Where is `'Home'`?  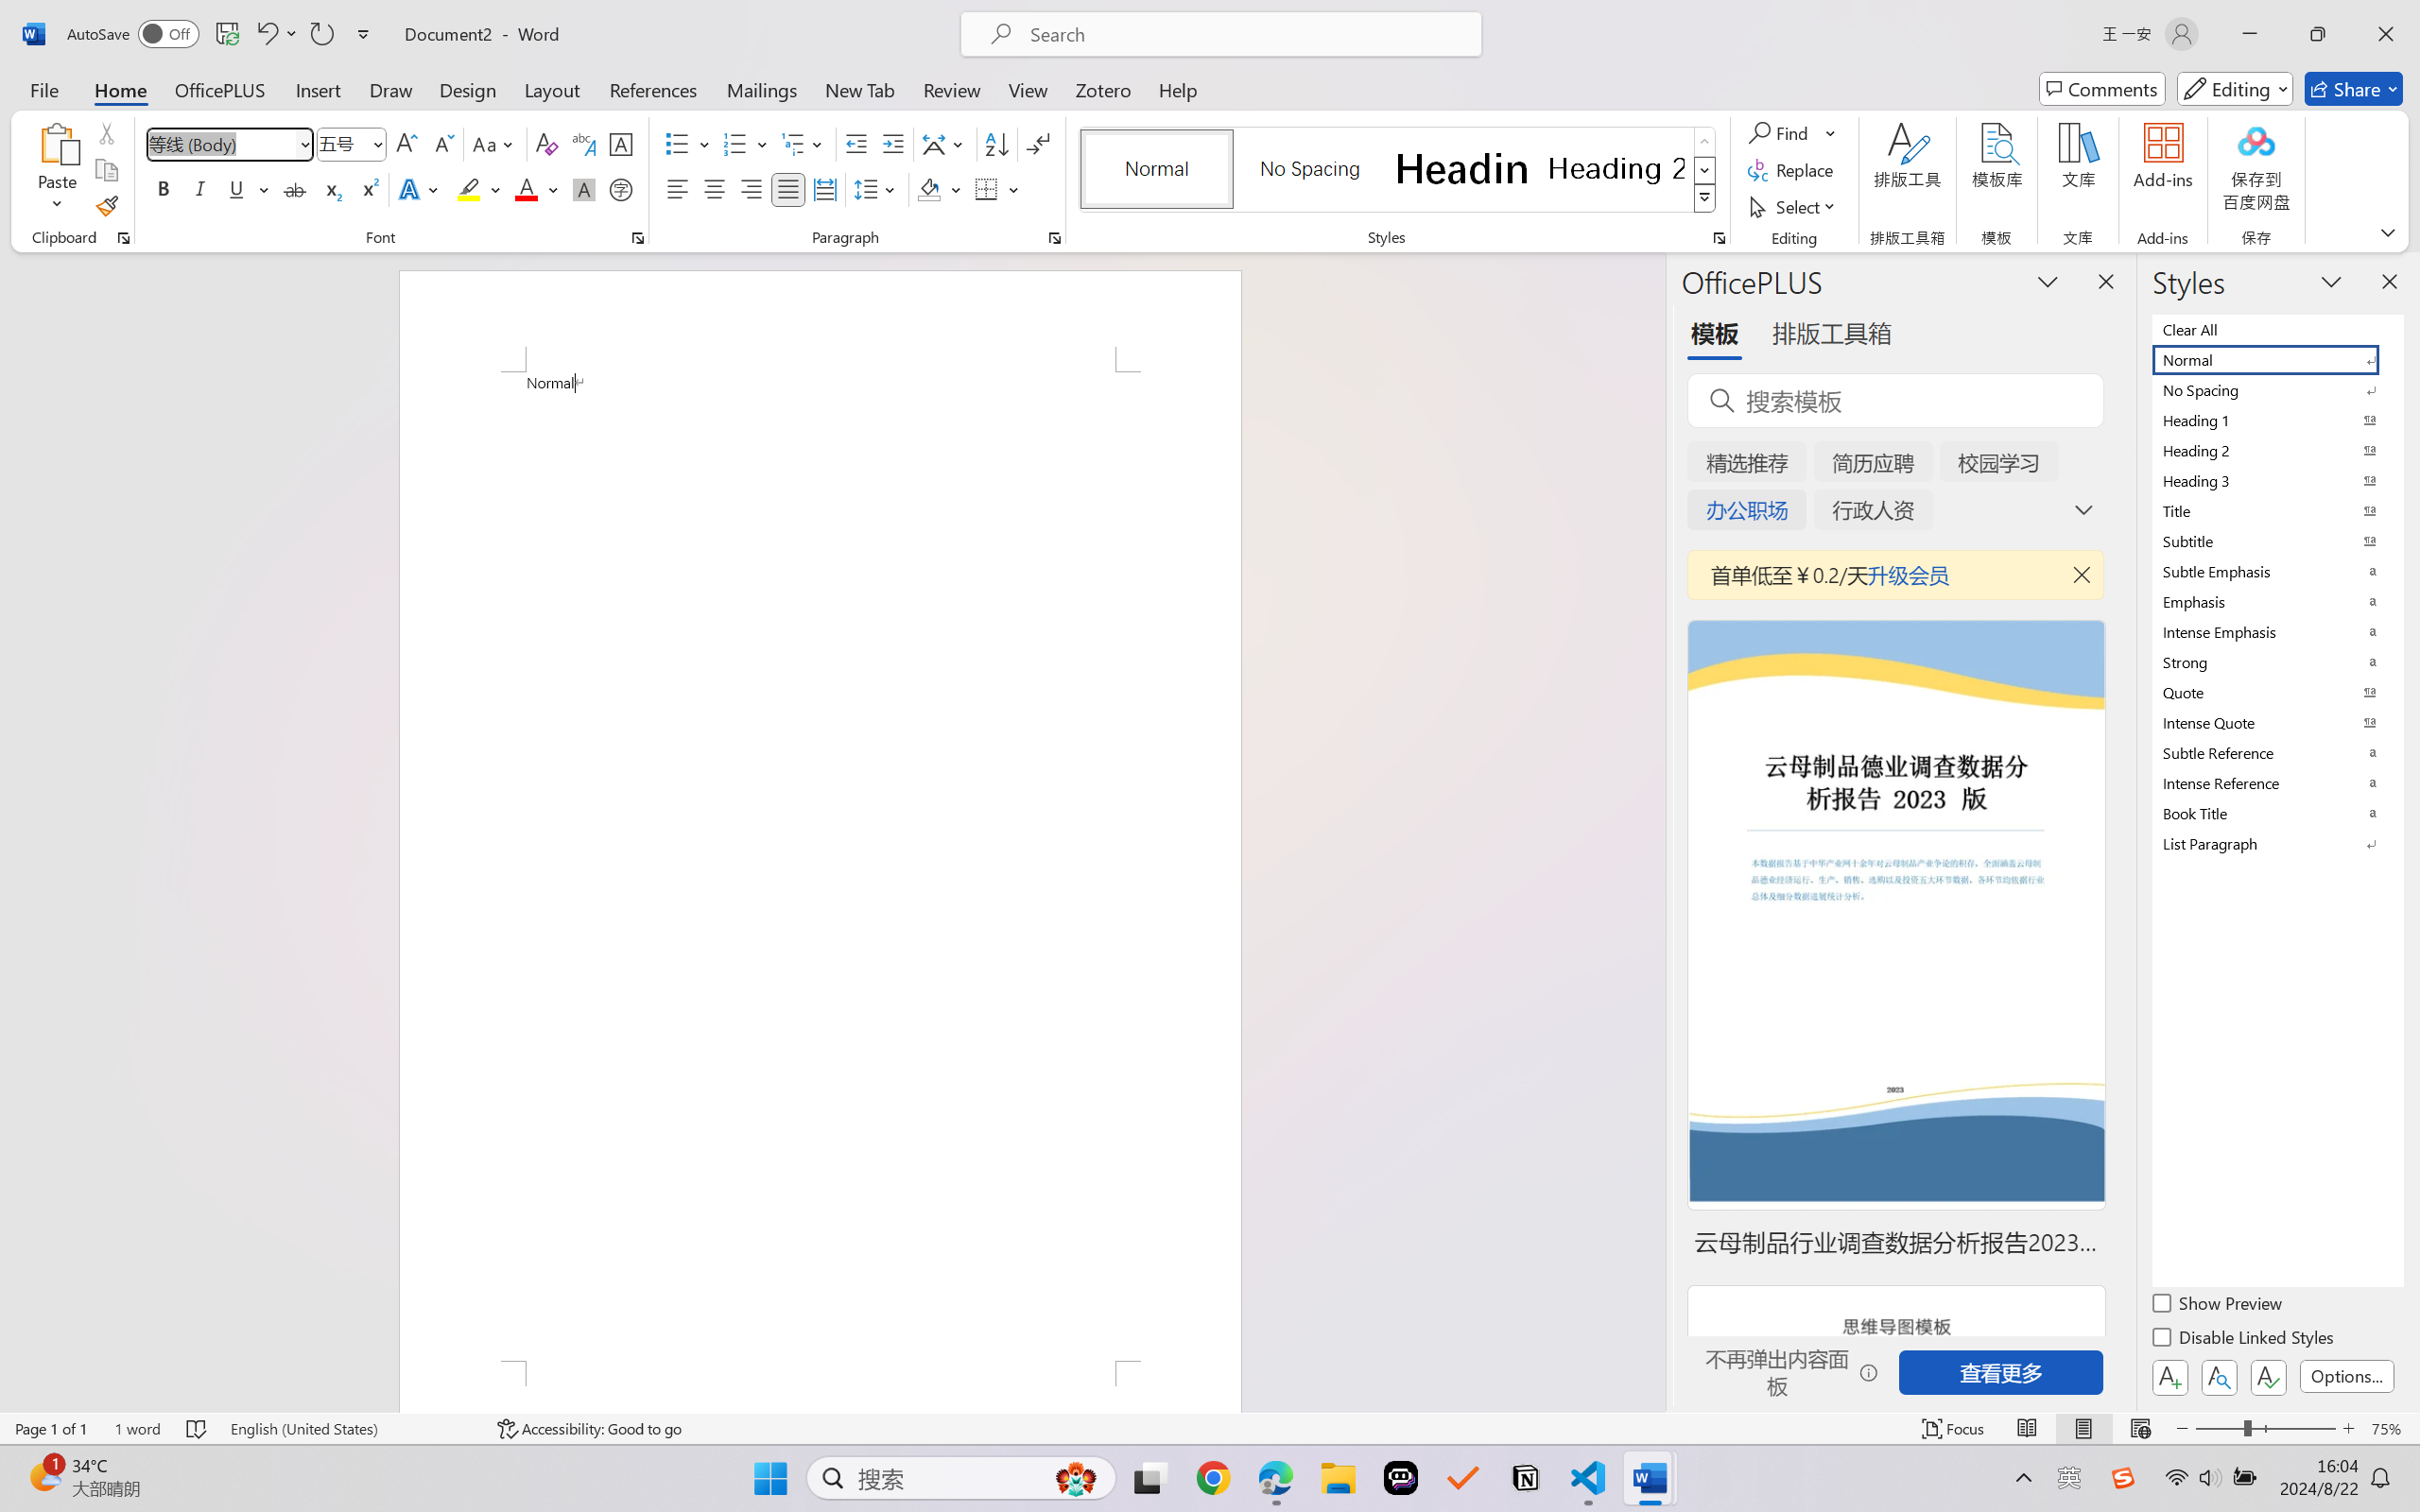 'Home' is located at coordinates (121, 88).